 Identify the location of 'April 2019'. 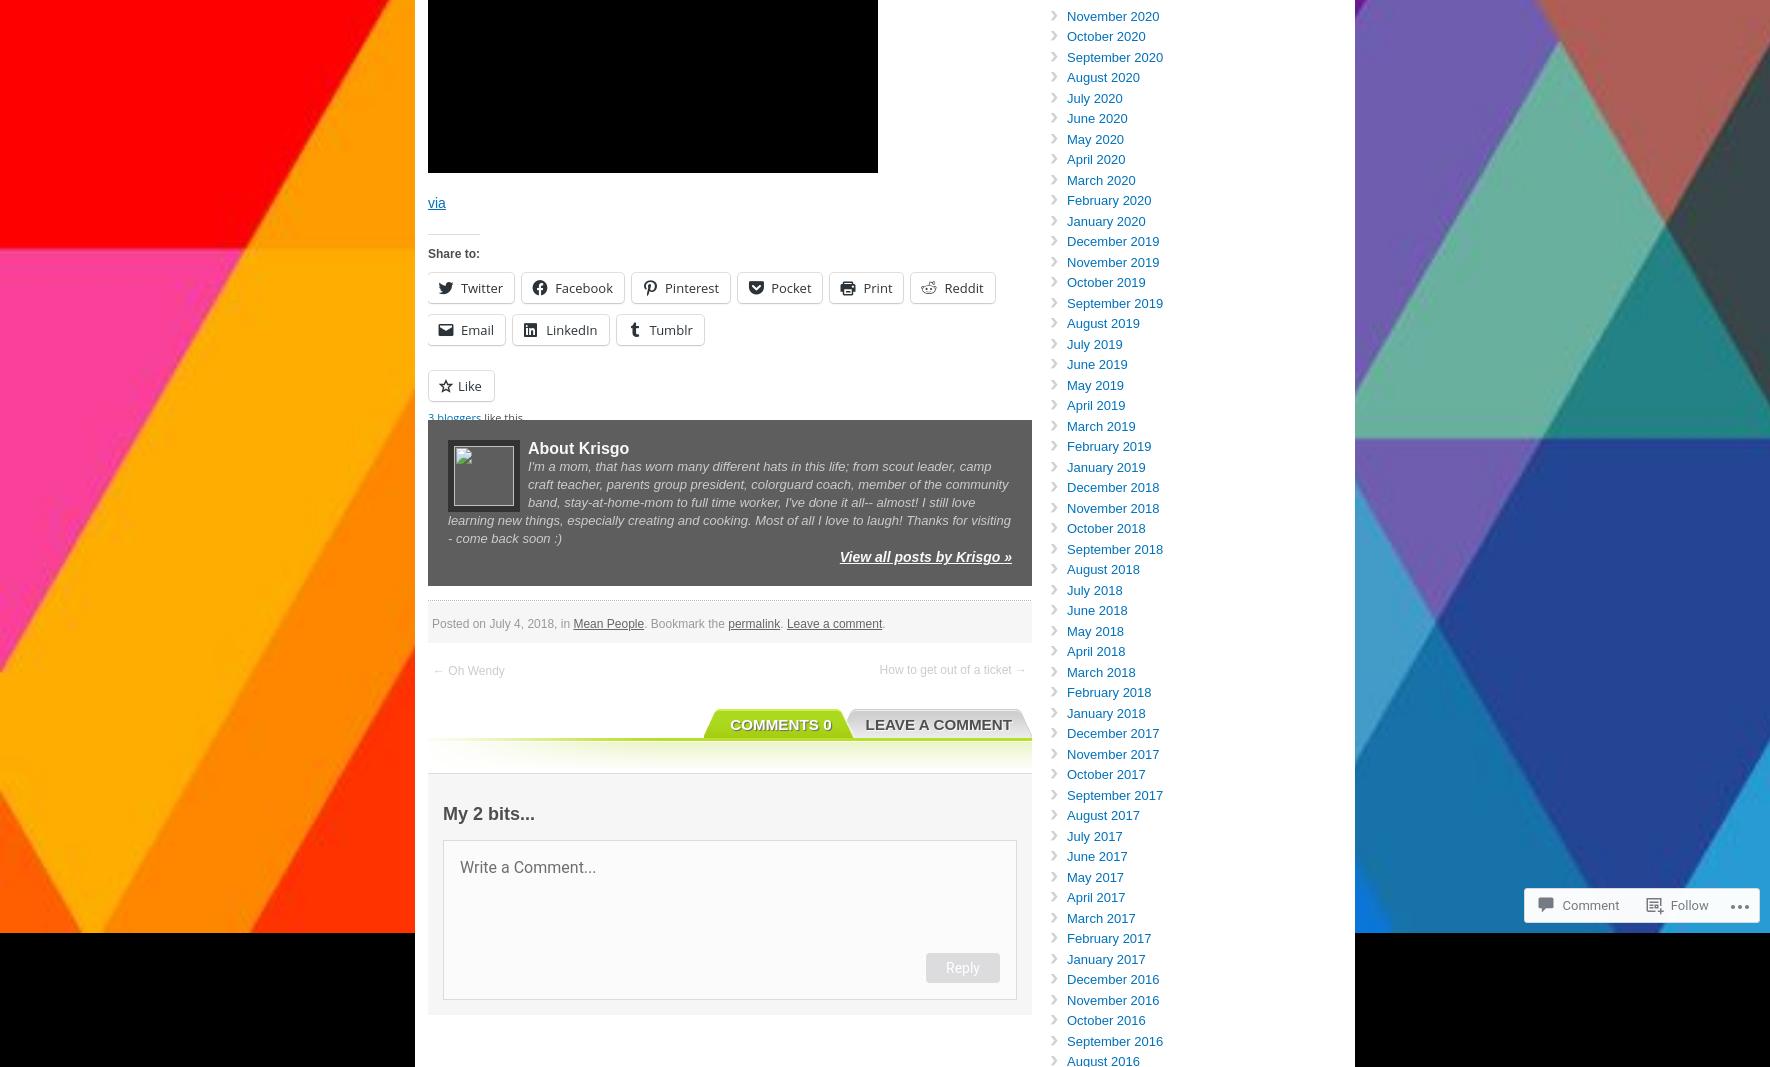
(1066, 404).